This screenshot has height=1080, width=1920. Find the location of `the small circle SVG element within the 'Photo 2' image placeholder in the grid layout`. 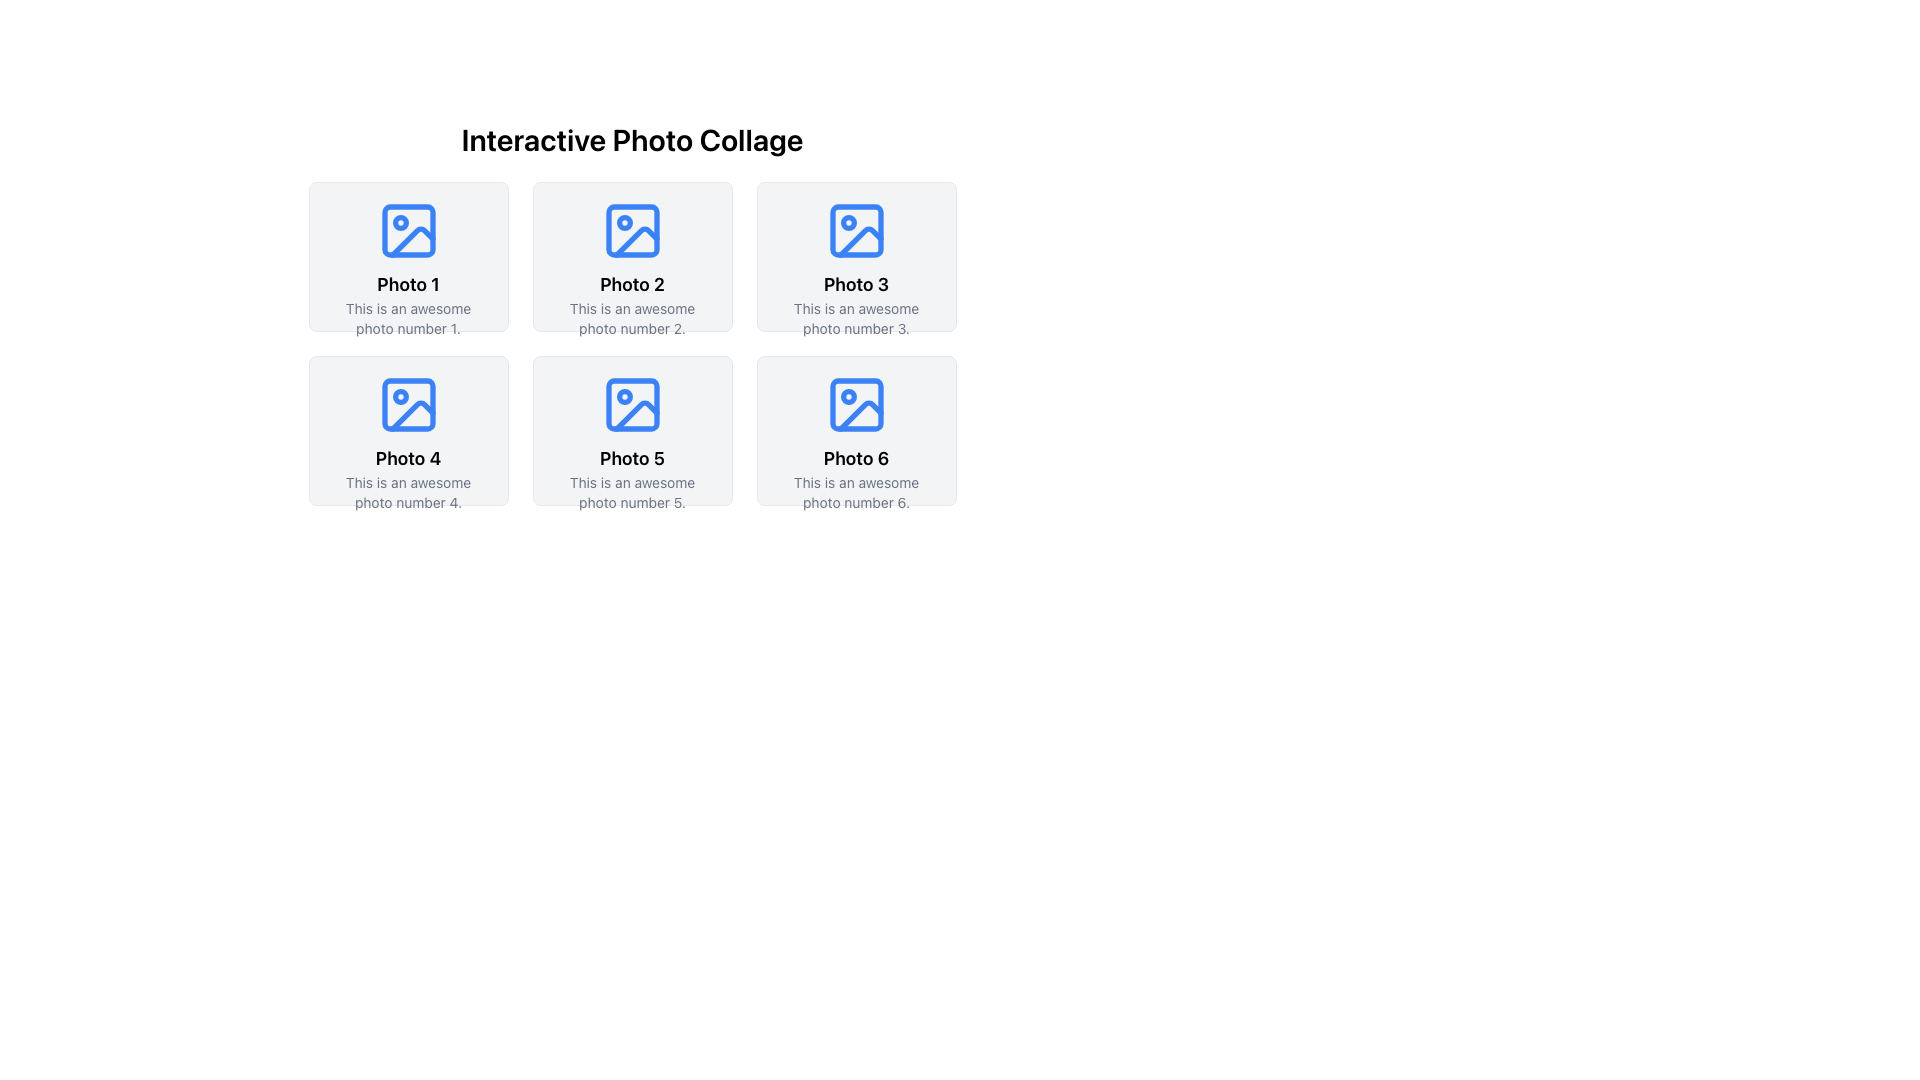

the small circle SVG element within the 'Photo 2' image placeholder in the grid layout is located at coordinates (623, 223).